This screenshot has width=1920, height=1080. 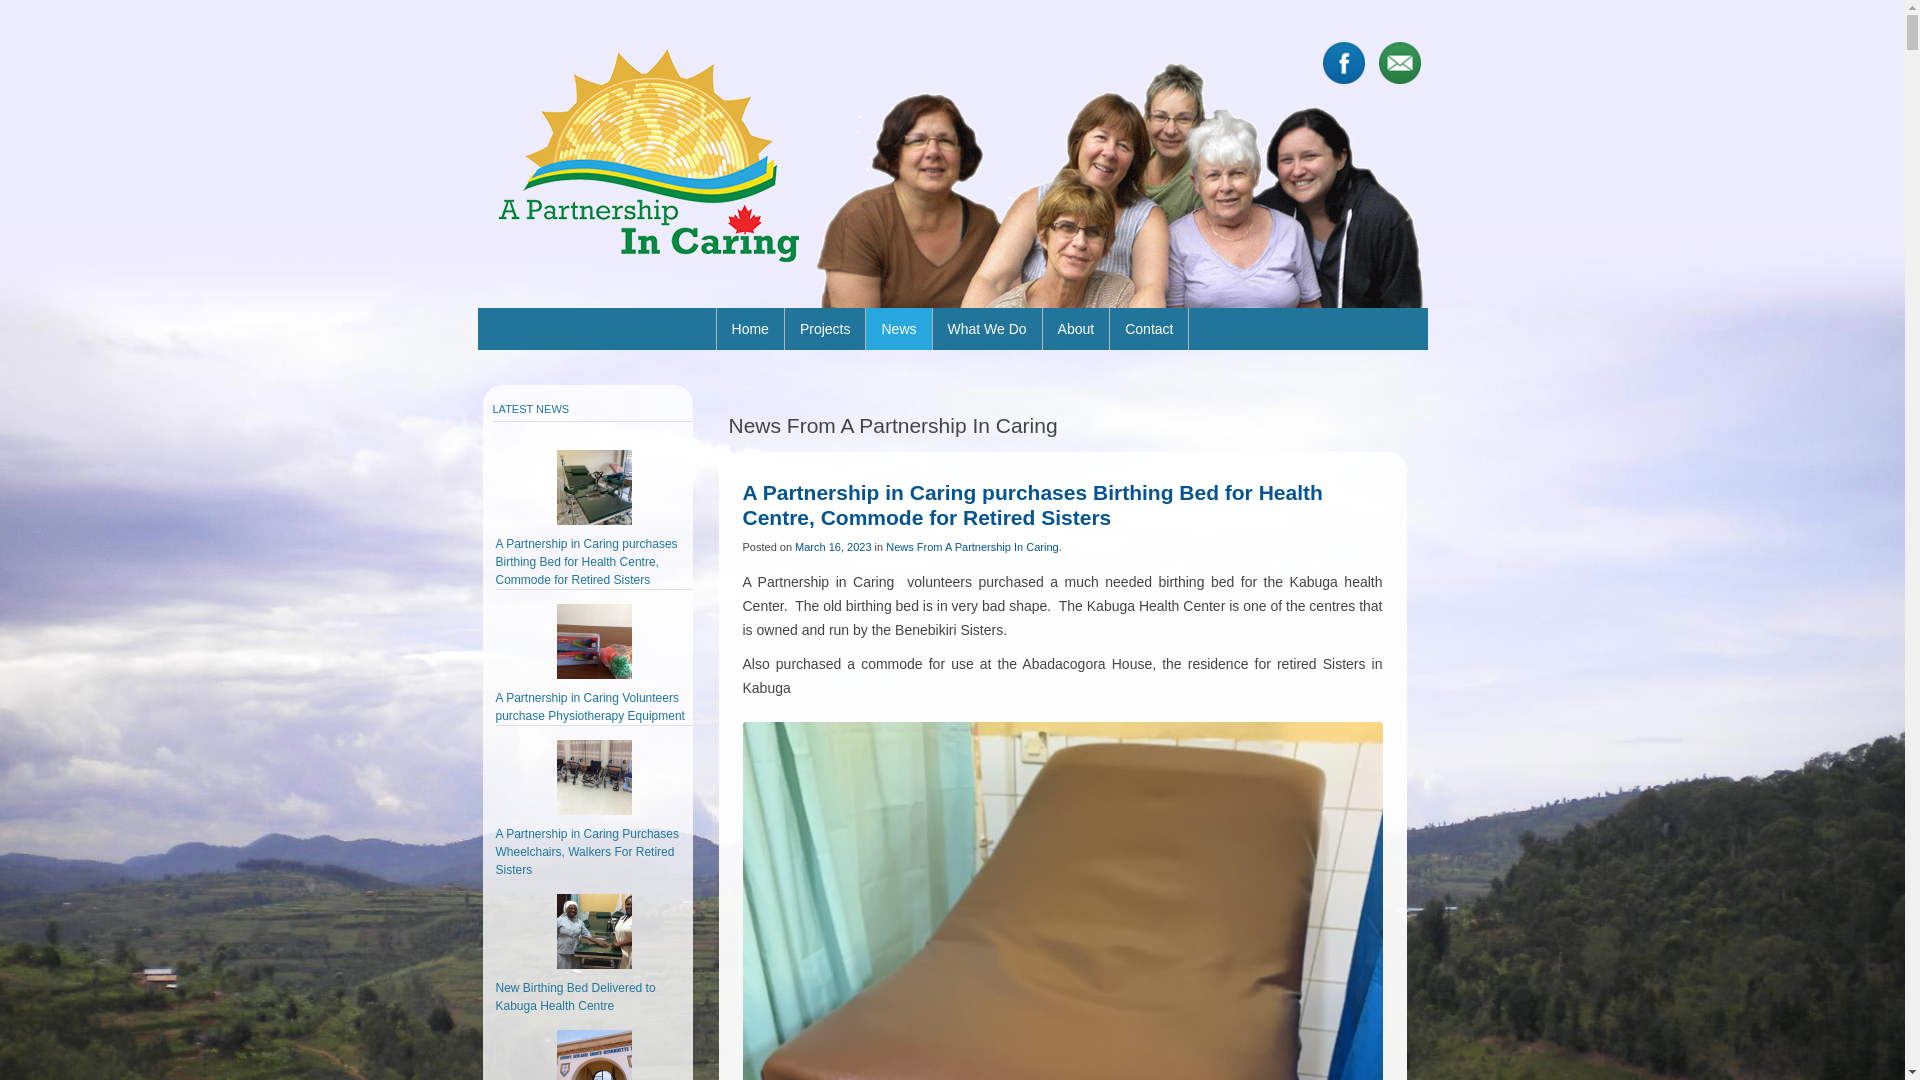 What do you see at coordinates (885, 547) in the screenshot?
I see `'News From A Partnership In Caring'` at bounding box center [885, 547].